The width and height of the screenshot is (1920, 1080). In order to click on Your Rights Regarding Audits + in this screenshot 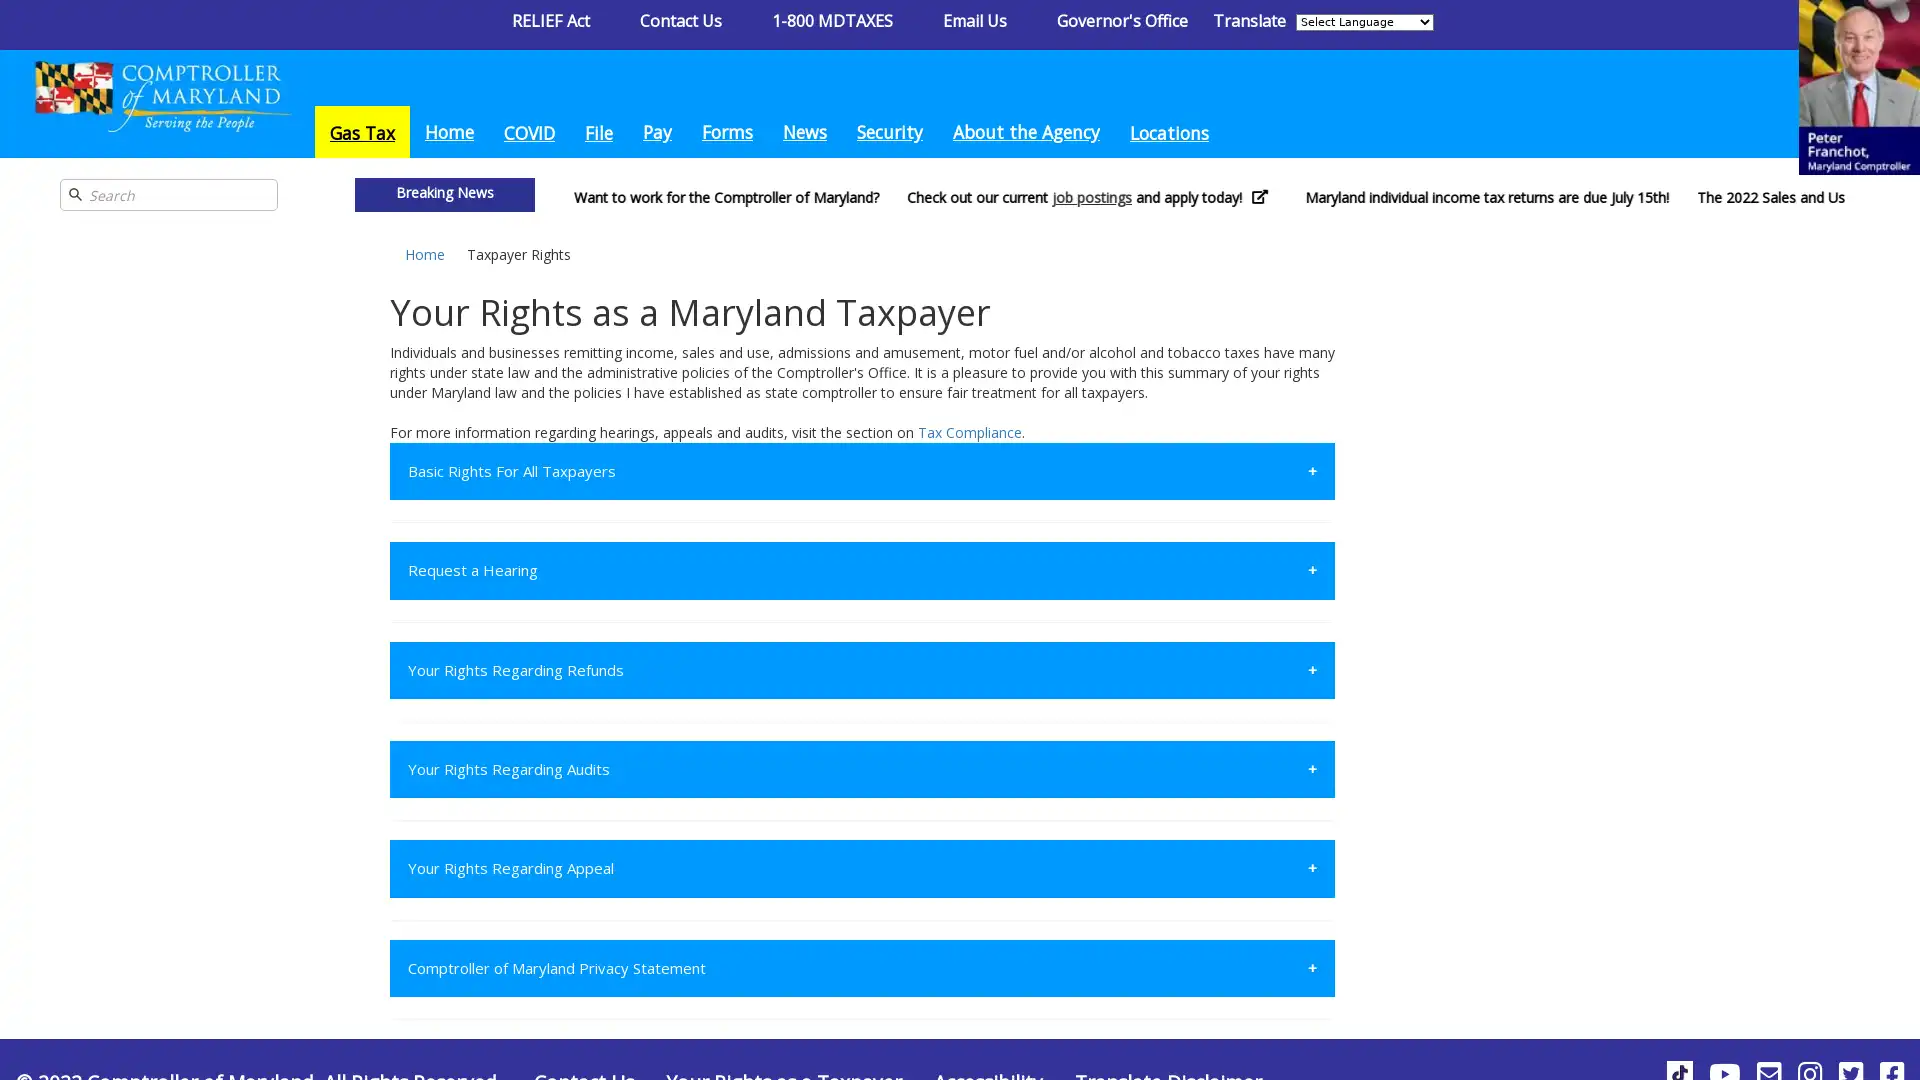, I will do `click(862, 768)`.